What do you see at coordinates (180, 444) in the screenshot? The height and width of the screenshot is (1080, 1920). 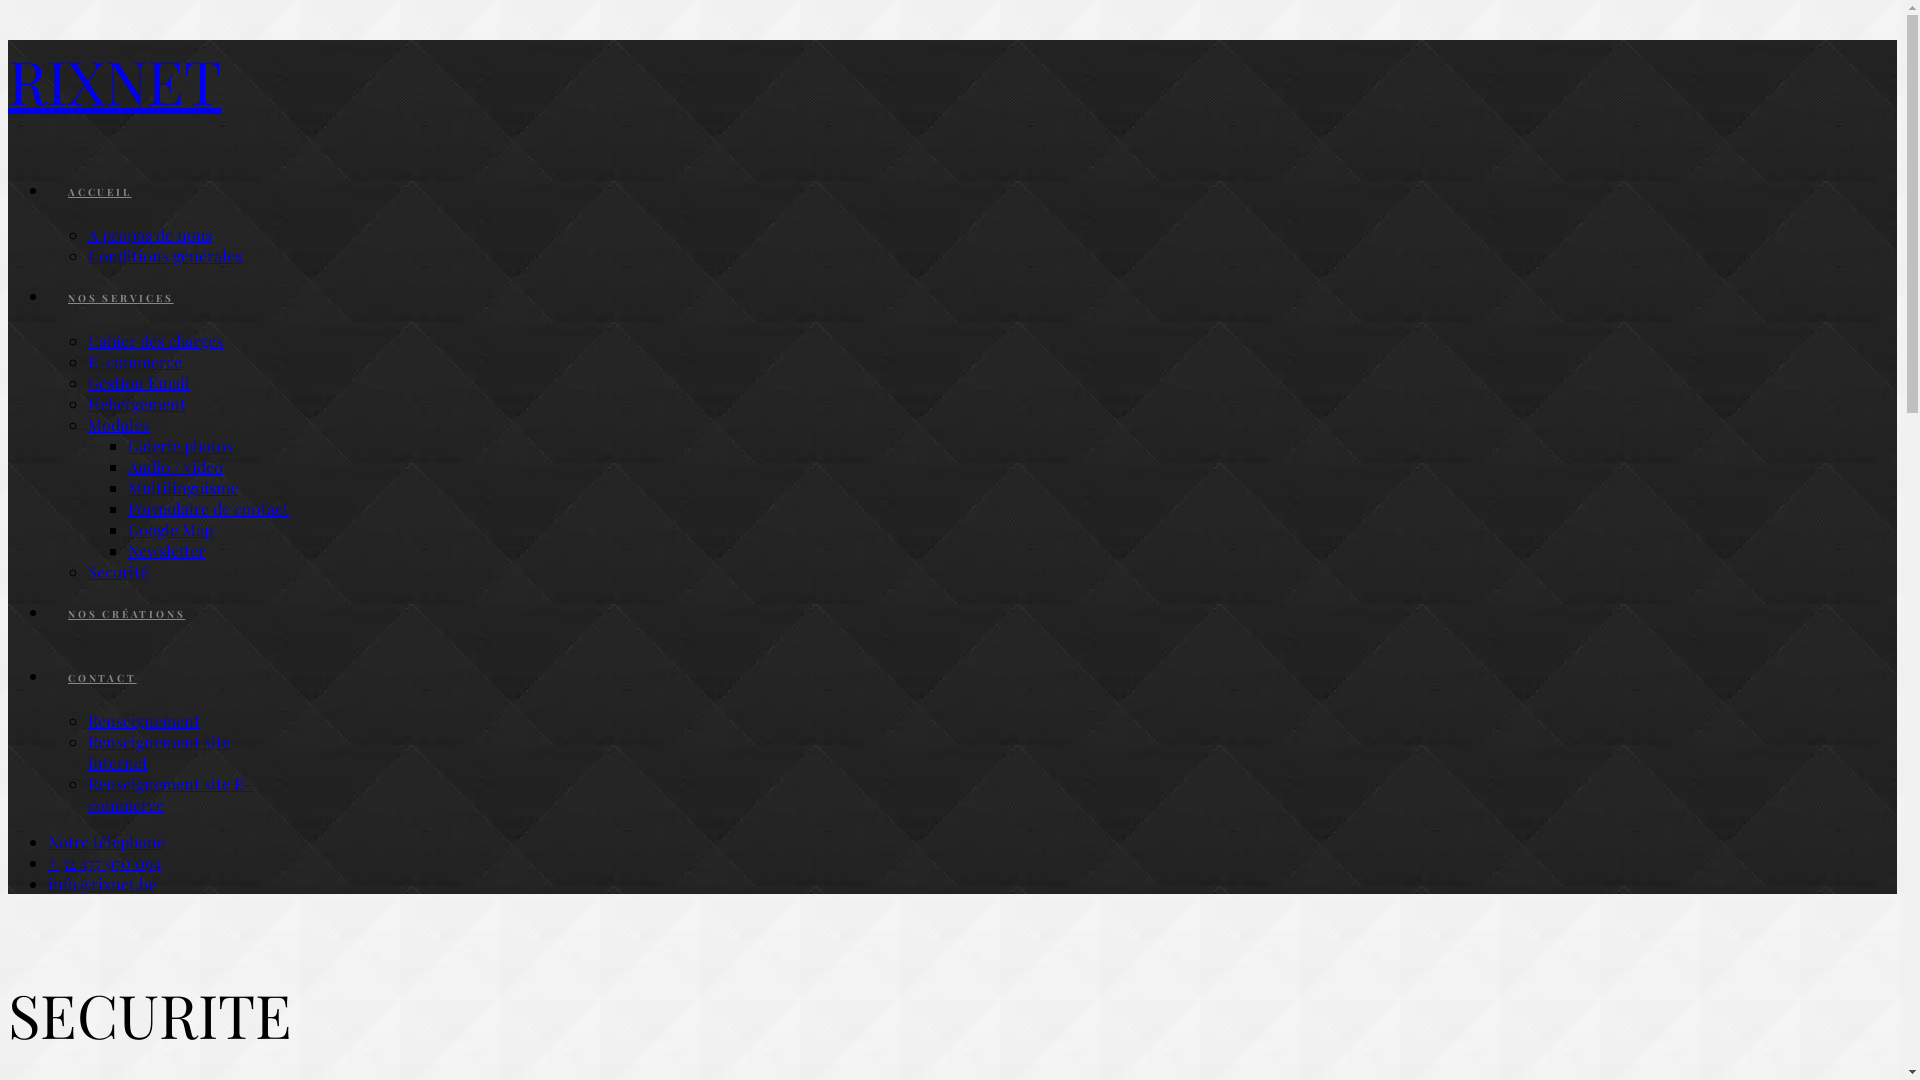 I see `'Galerie photos'` at bounding box center [180, 444].